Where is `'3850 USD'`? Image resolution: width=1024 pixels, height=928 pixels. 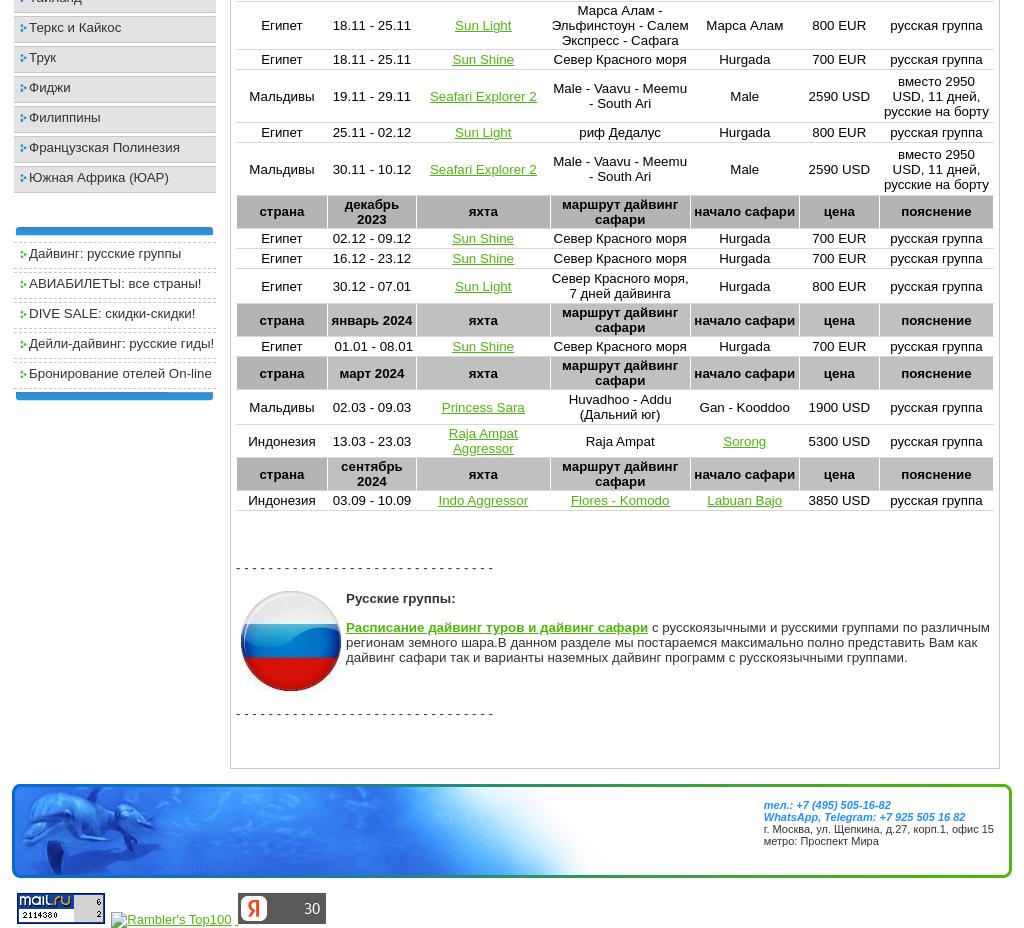
'3850 USD' is located at coordinates (837, 499).